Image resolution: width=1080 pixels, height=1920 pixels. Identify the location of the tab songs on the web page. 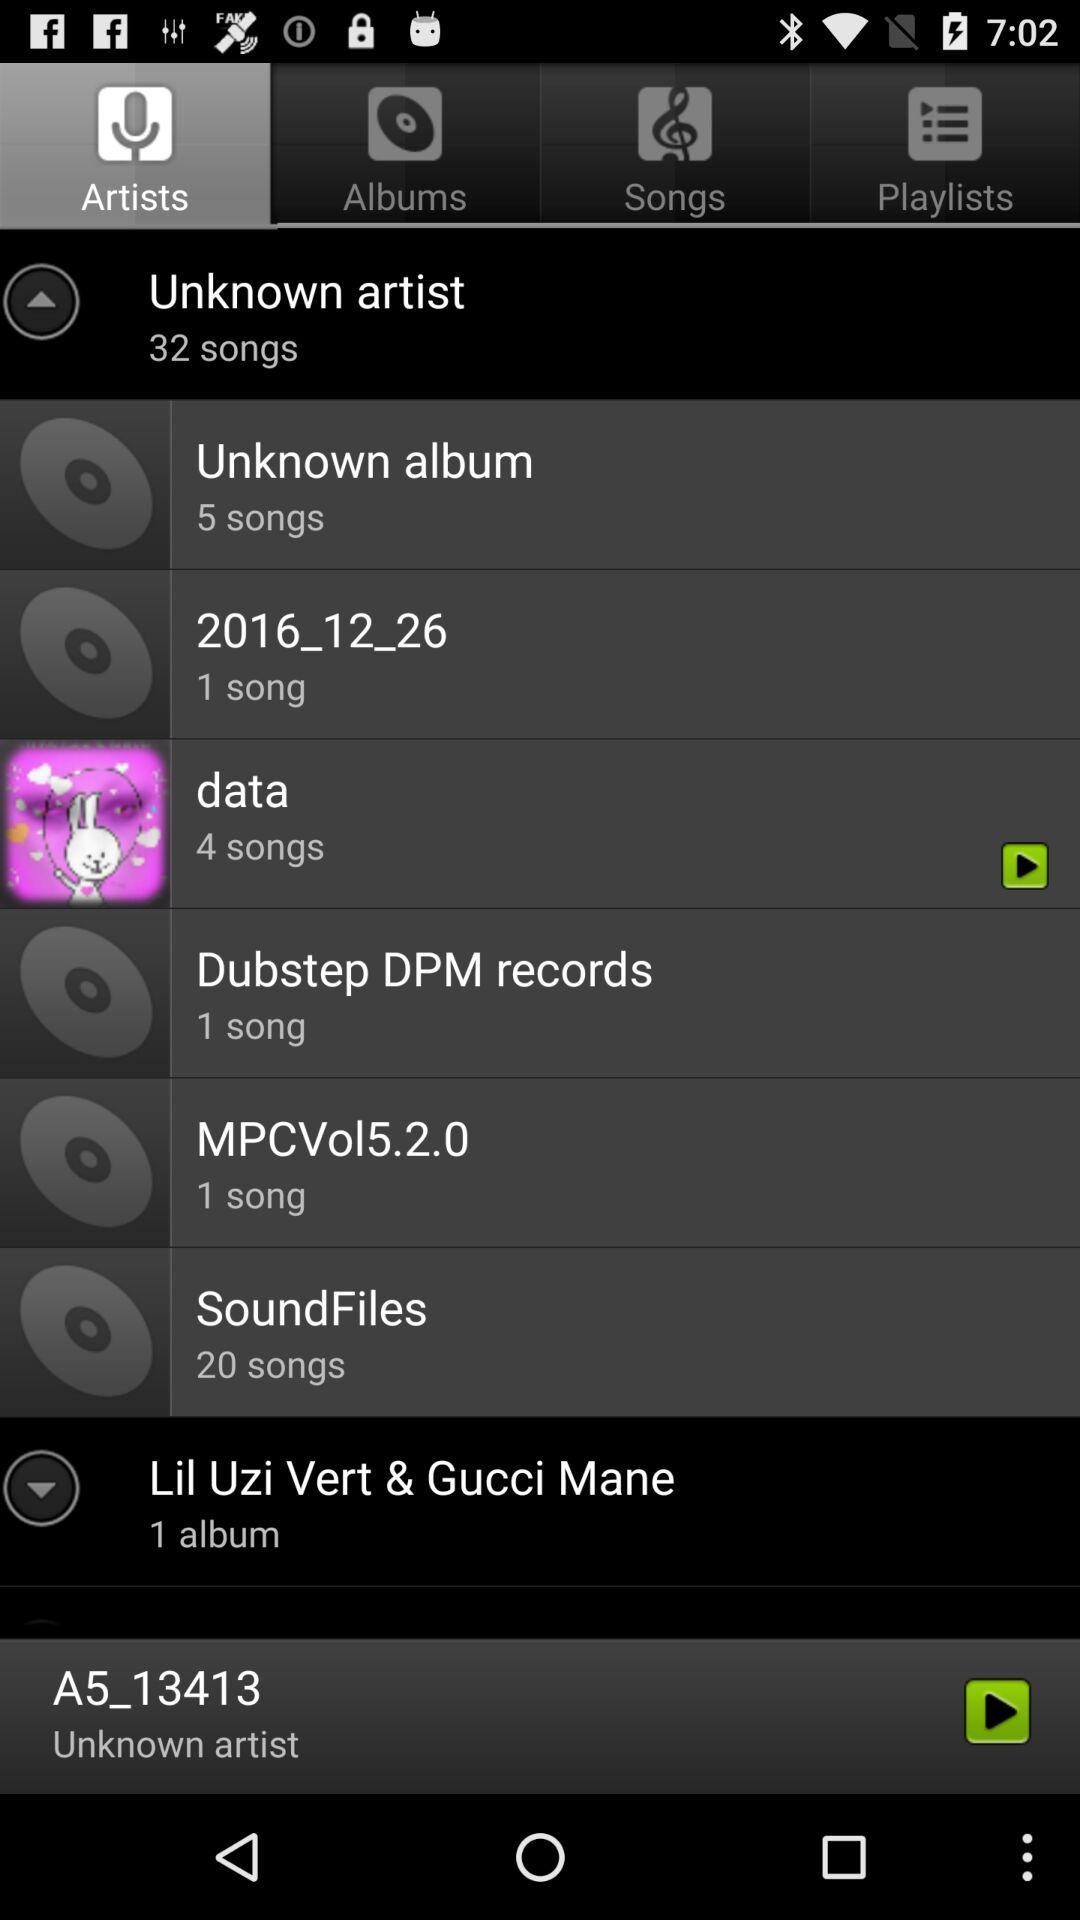
(675, 146).